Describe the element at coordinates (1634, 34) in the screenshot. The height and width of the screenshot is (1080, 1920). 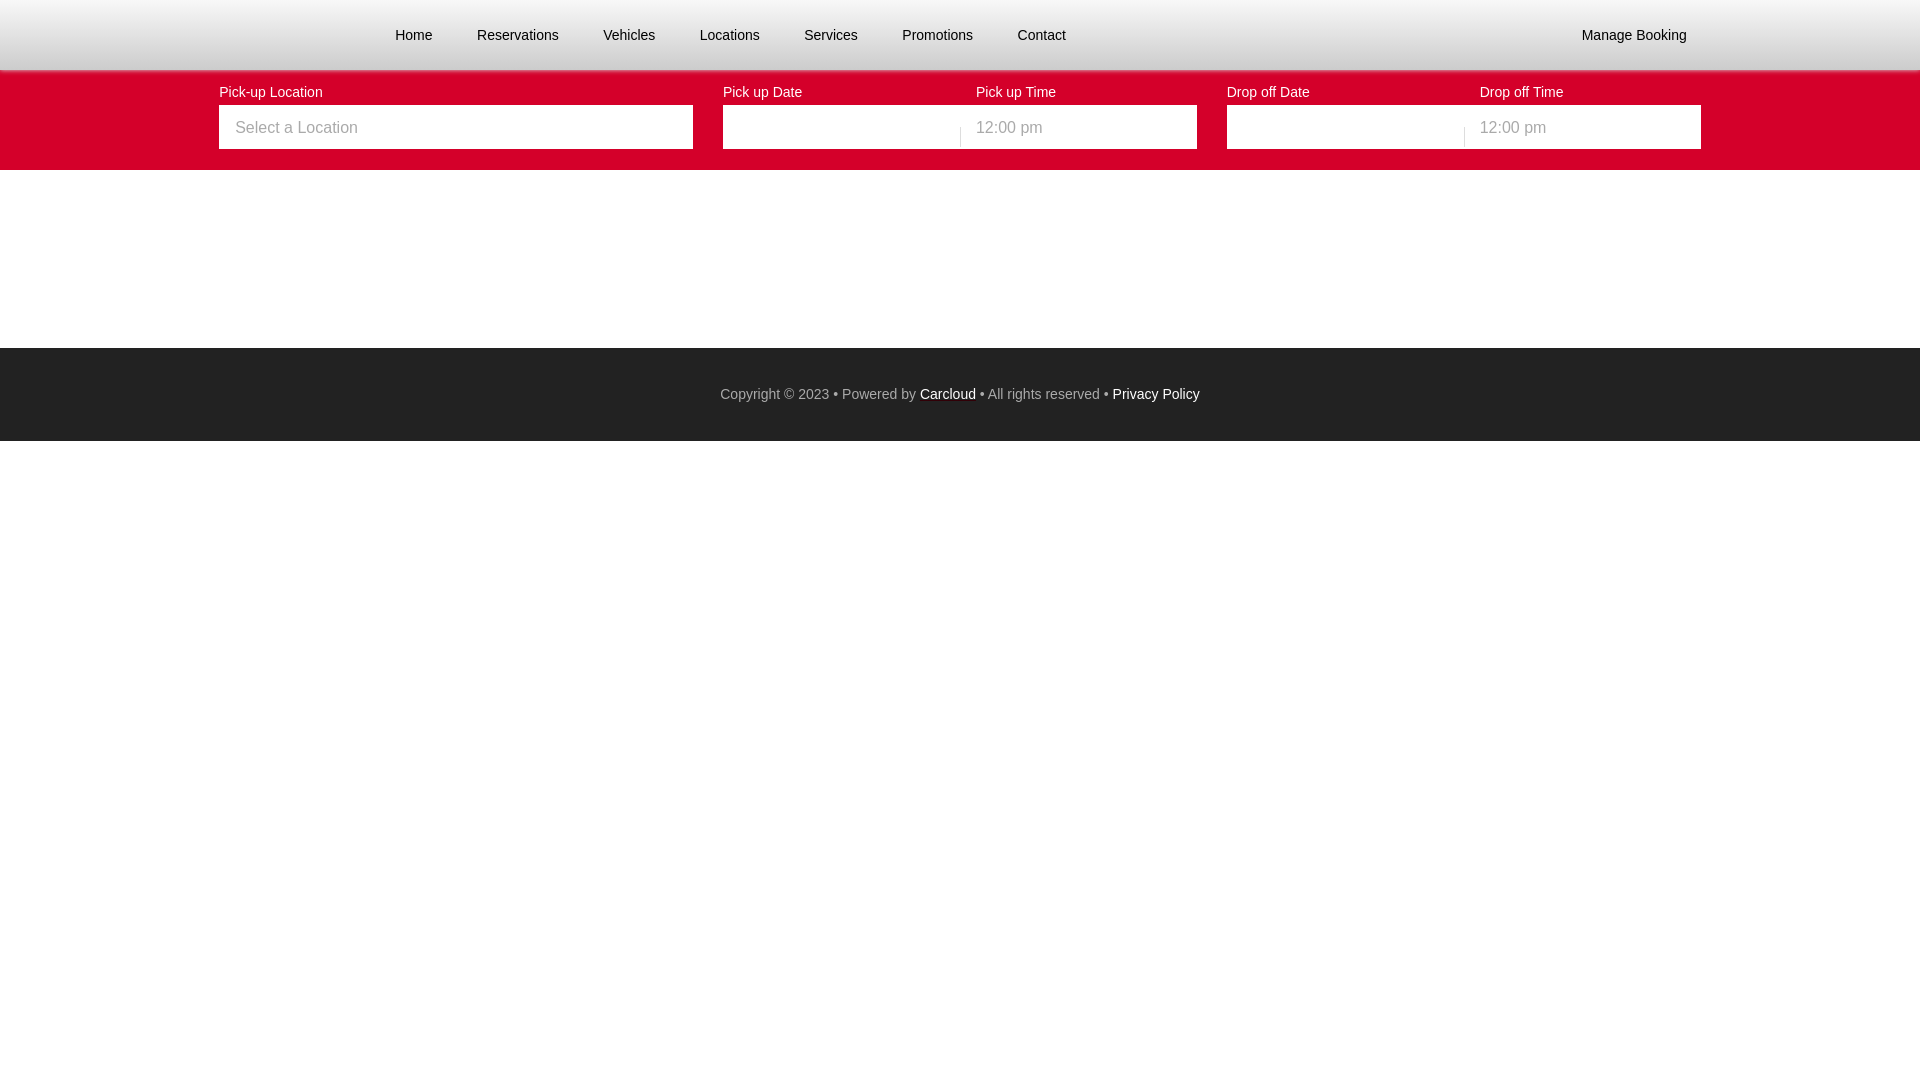
I see `'Manage Booking'` at that location.